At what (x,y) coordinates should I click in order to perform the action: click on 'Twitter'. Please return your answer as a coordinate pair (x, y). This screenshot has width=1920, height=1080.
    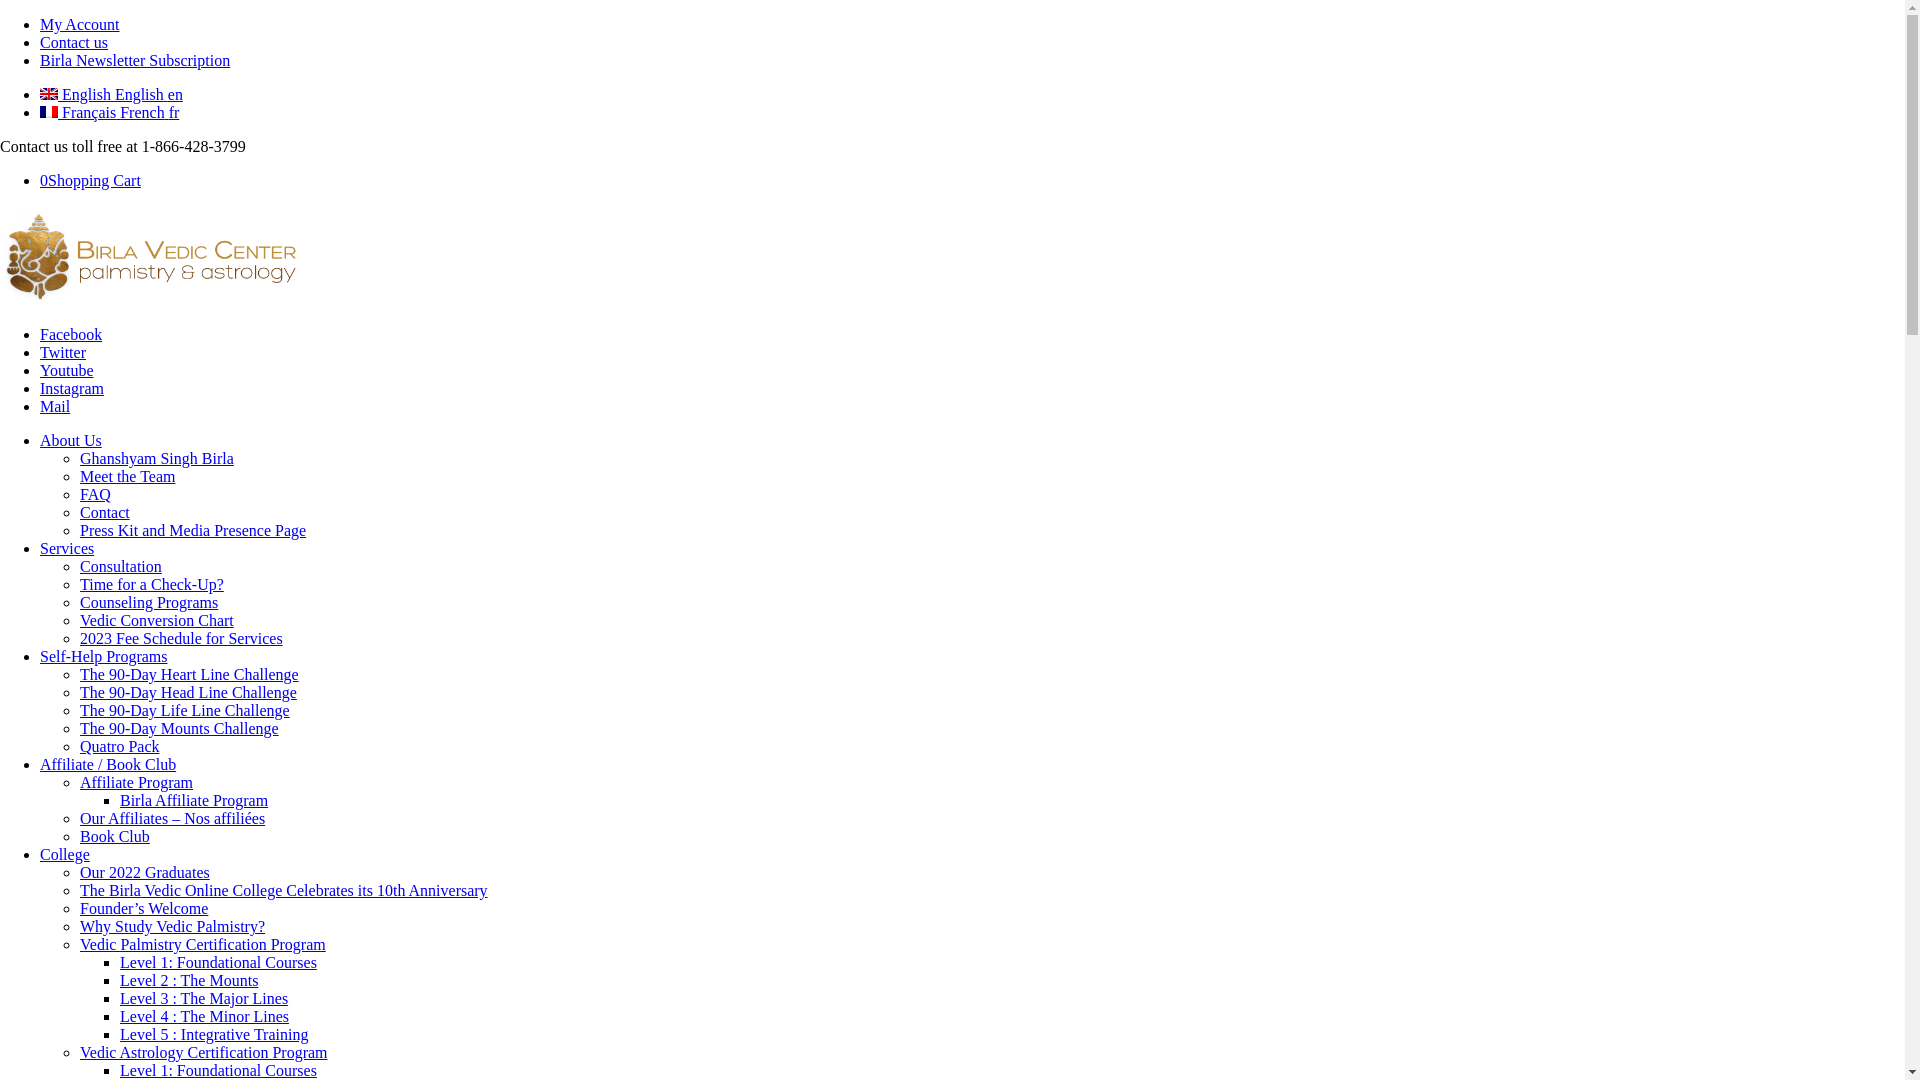
    Looking at the image, I should click on (62, 351).